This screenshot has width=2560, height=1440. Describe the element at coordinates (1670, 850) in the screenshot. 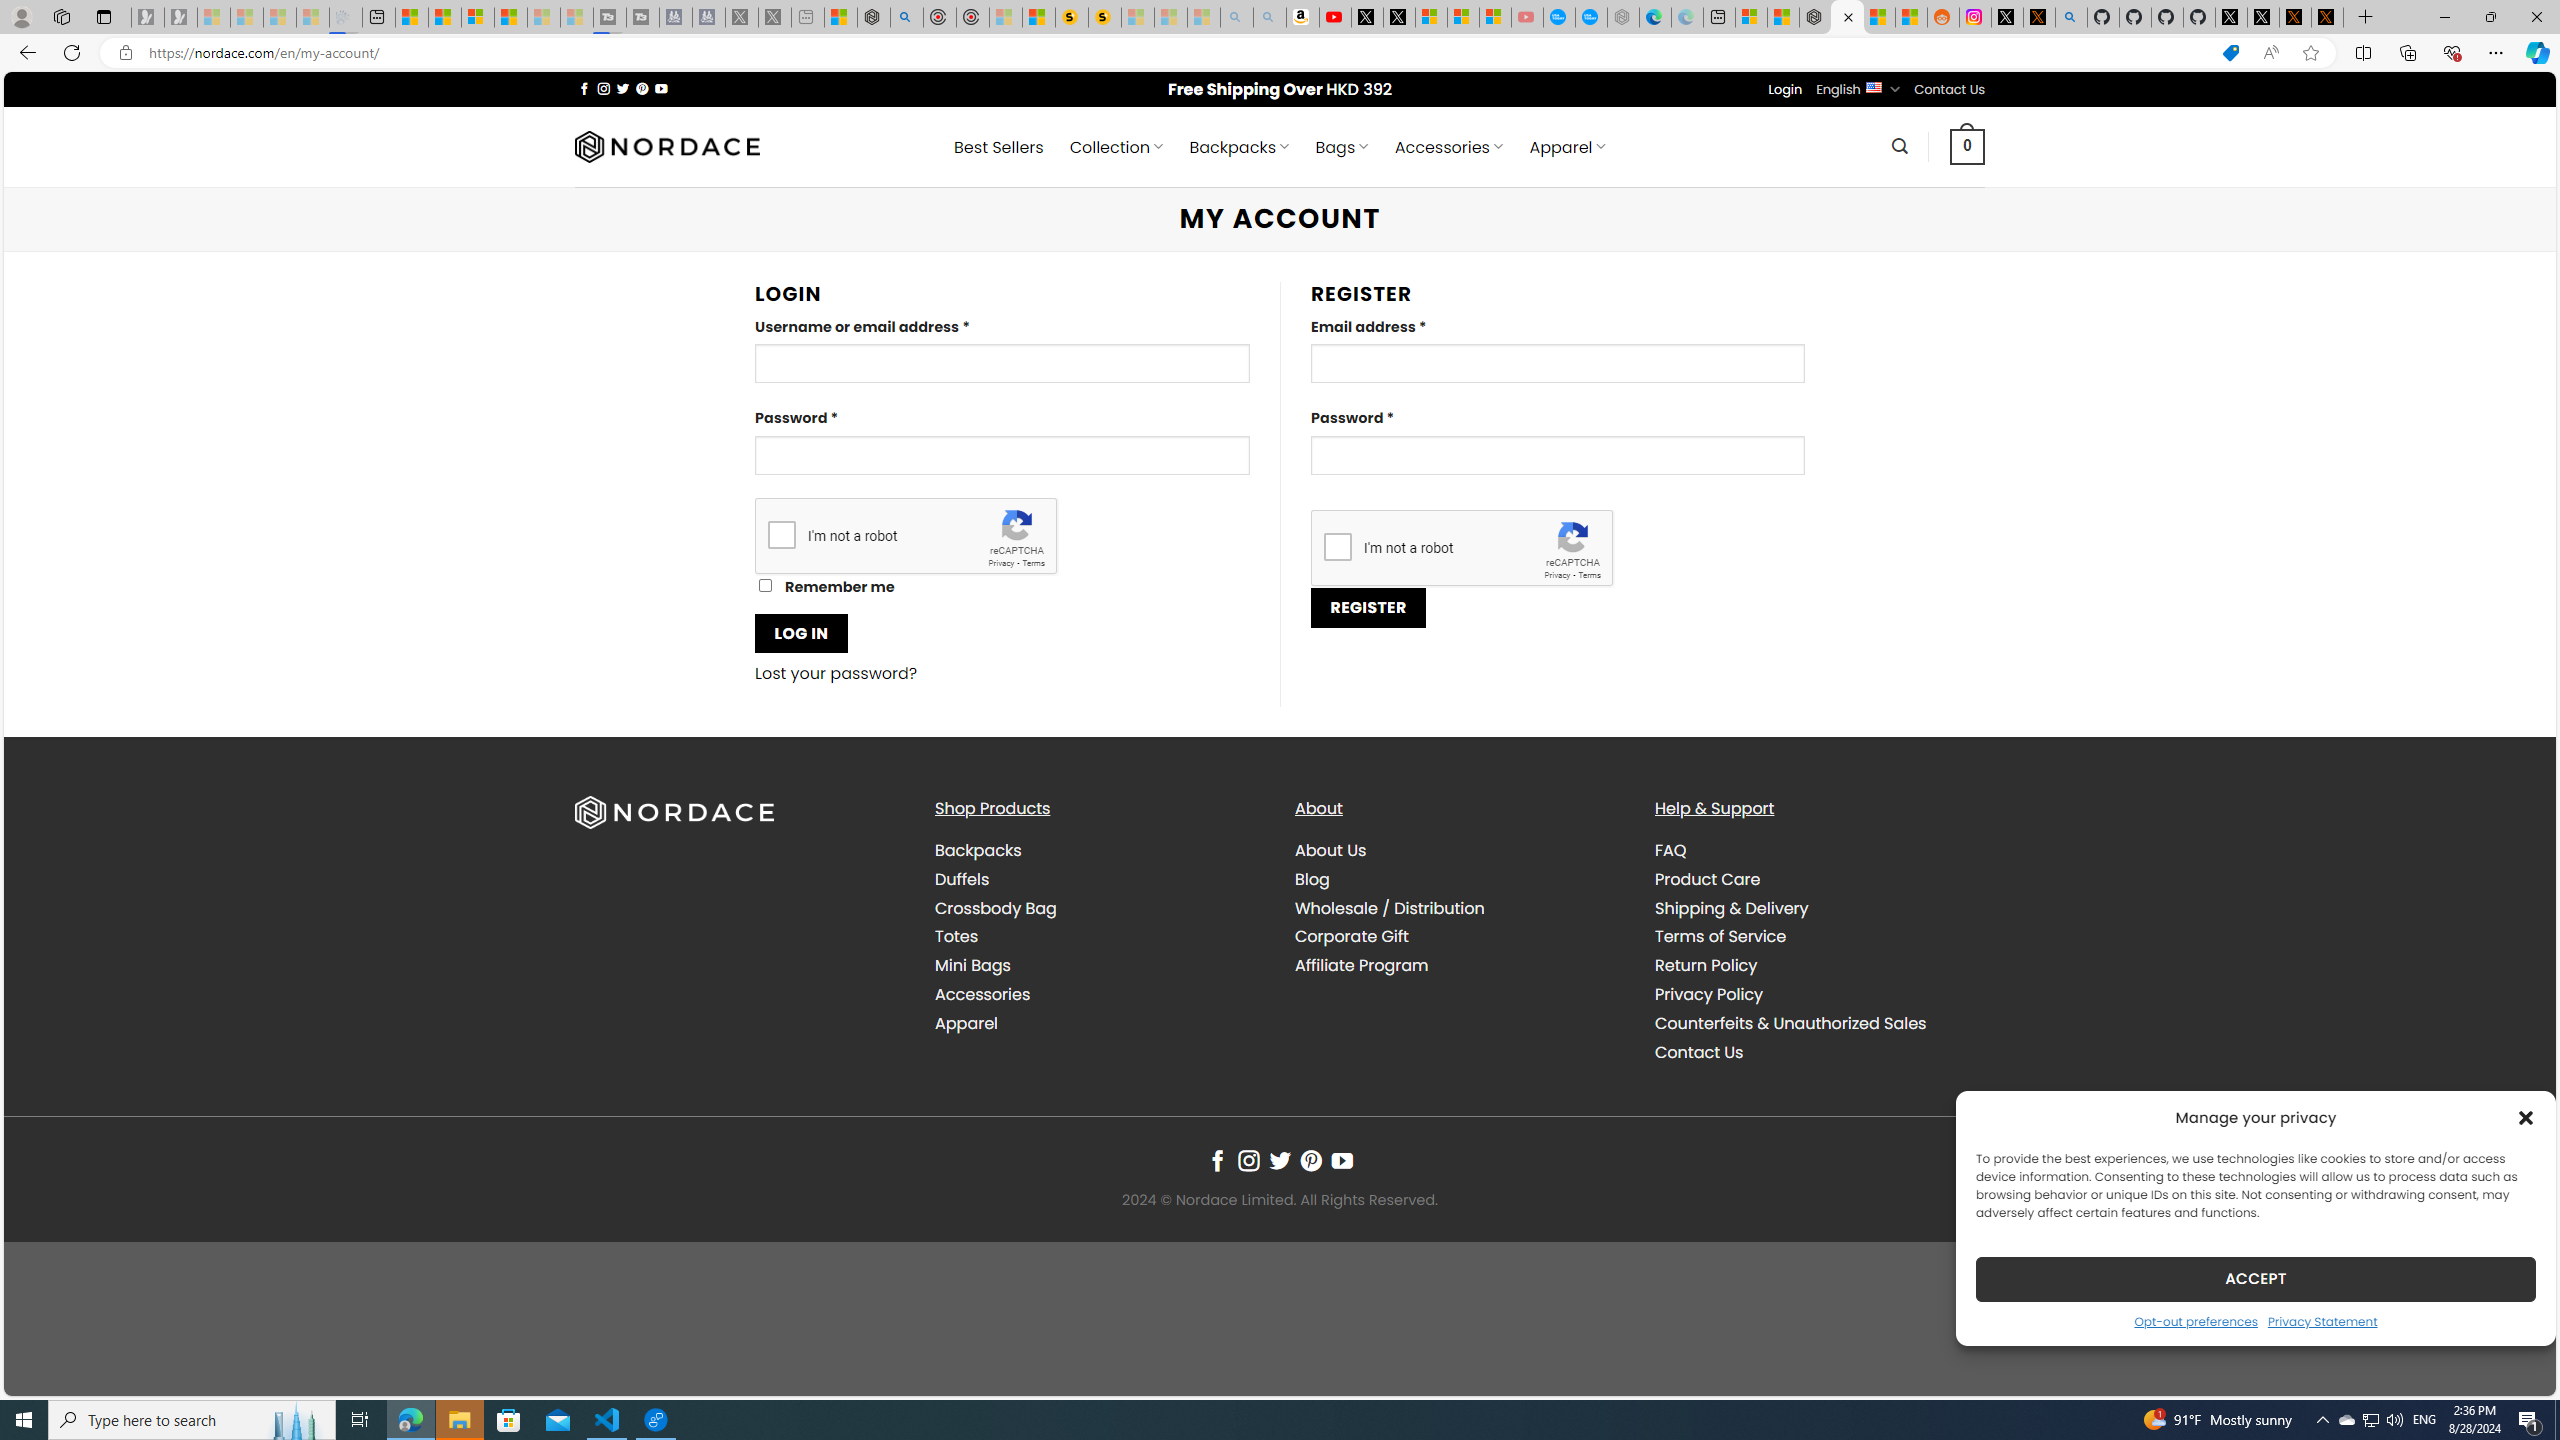

I see `'FAQ'` at that location.